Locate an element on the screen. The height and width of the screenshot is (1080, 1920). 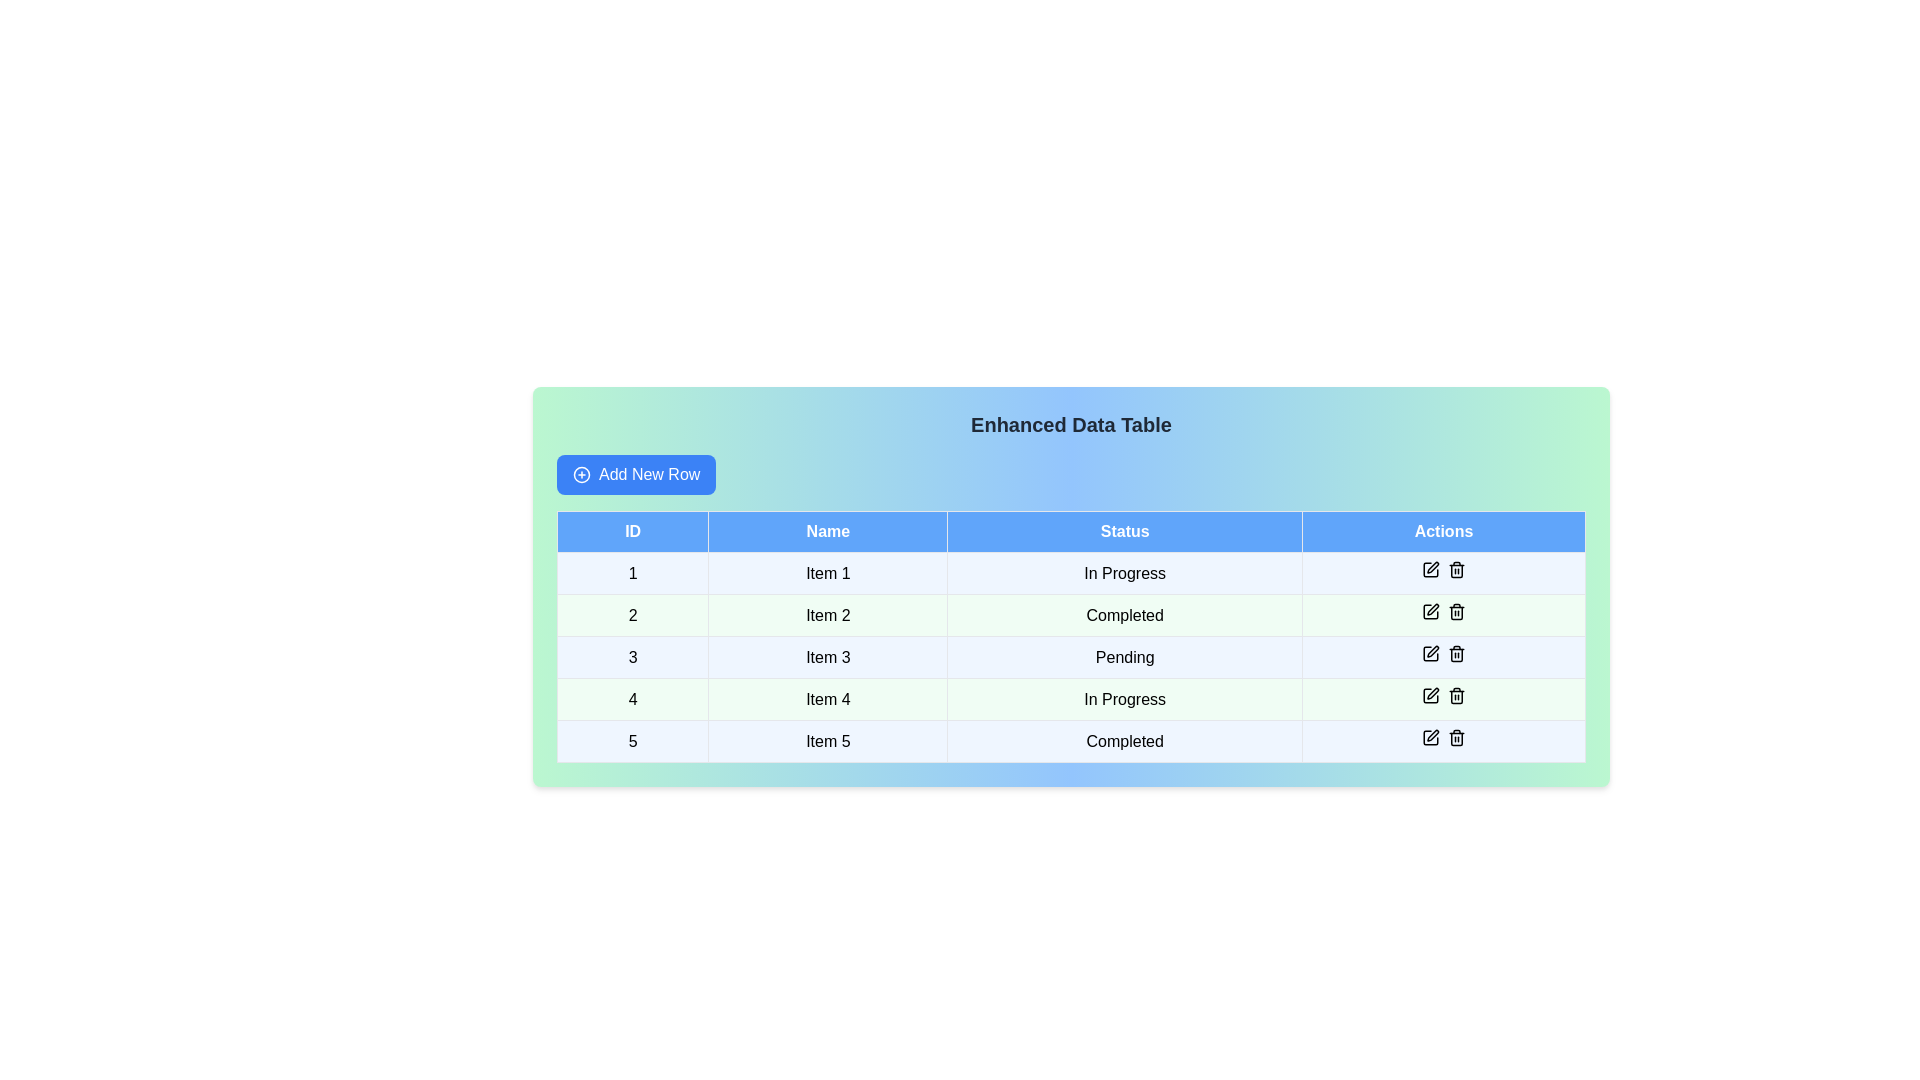
the text cell containing 'Item 1' in the second cell of the first row under the 'Name' column of the table is located at coordinates (828, 573).